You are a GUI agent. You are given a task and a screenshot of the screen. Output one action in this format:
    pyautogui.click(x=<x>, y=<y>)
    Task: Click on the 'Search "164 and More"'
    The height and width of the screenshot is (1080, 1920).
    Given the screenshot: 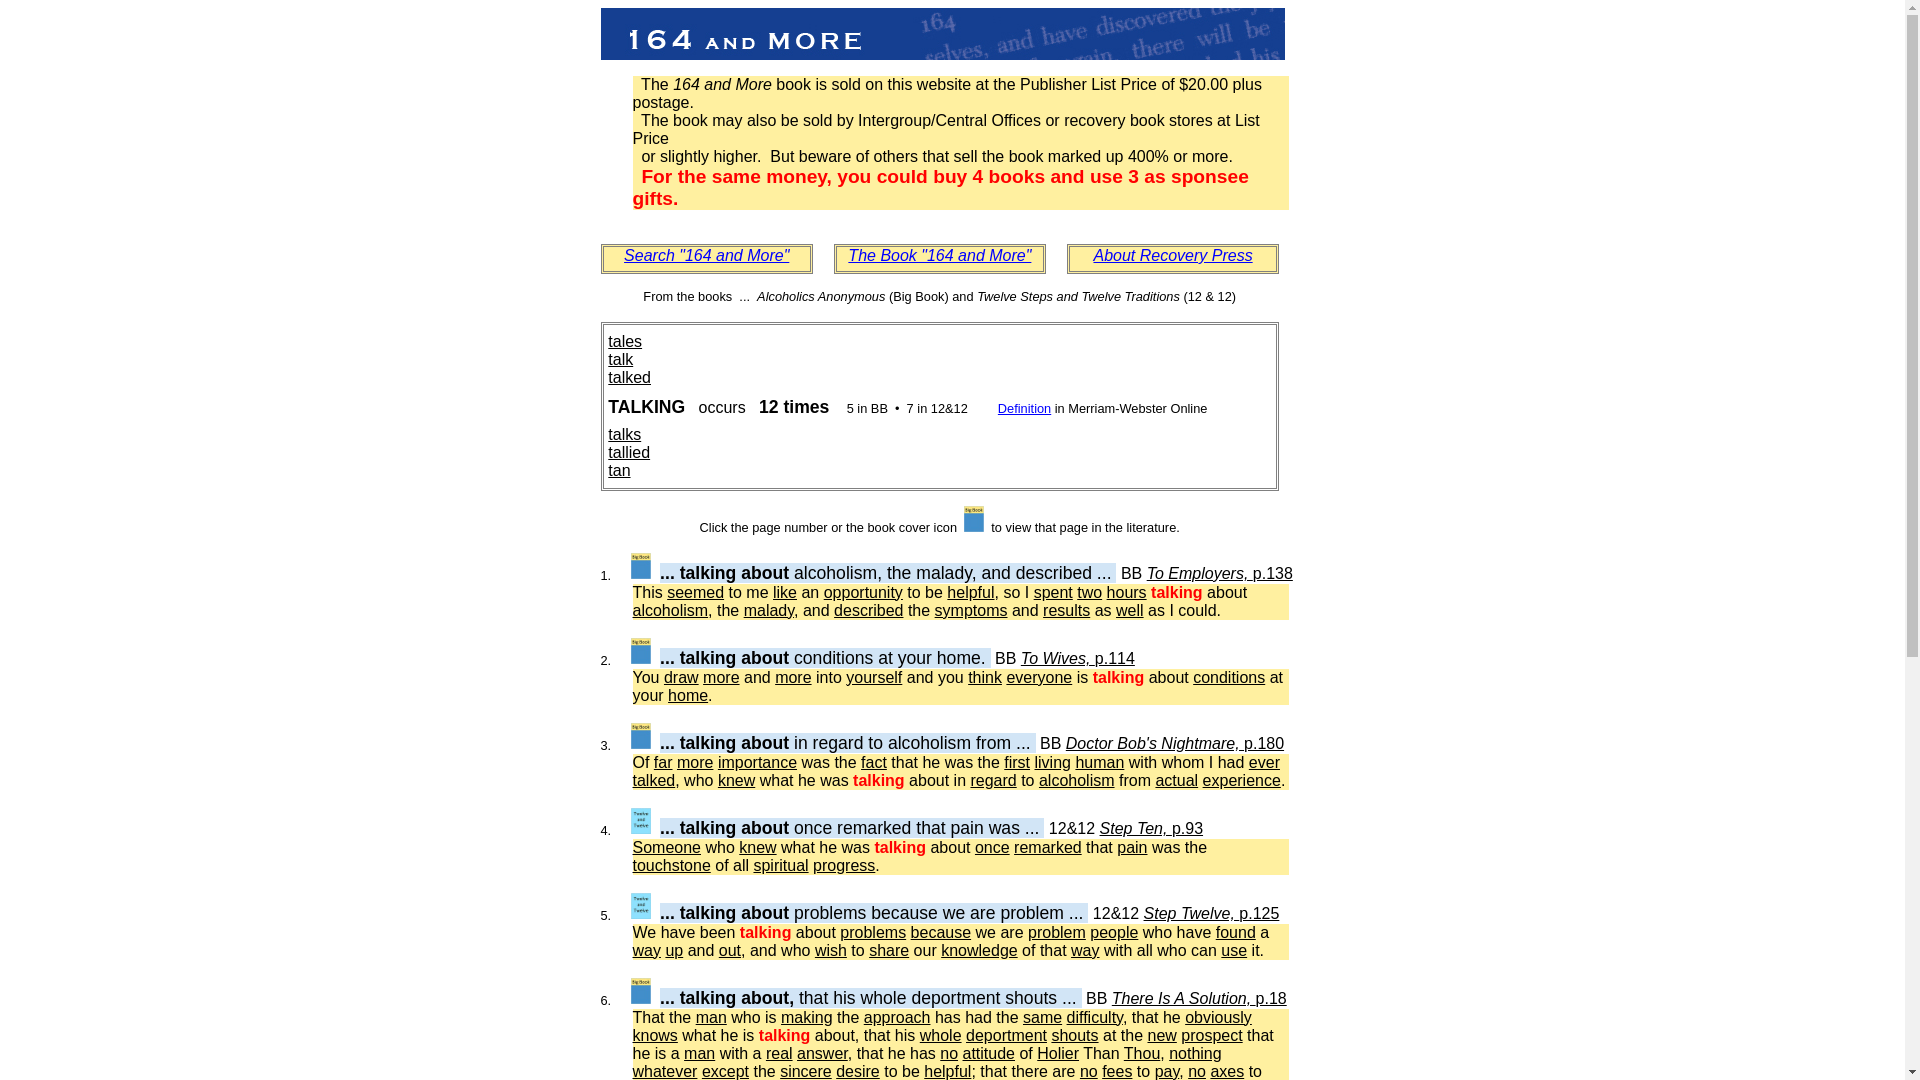 What is the action you would take?
    pyautogui.click(x=706, y=254)
    